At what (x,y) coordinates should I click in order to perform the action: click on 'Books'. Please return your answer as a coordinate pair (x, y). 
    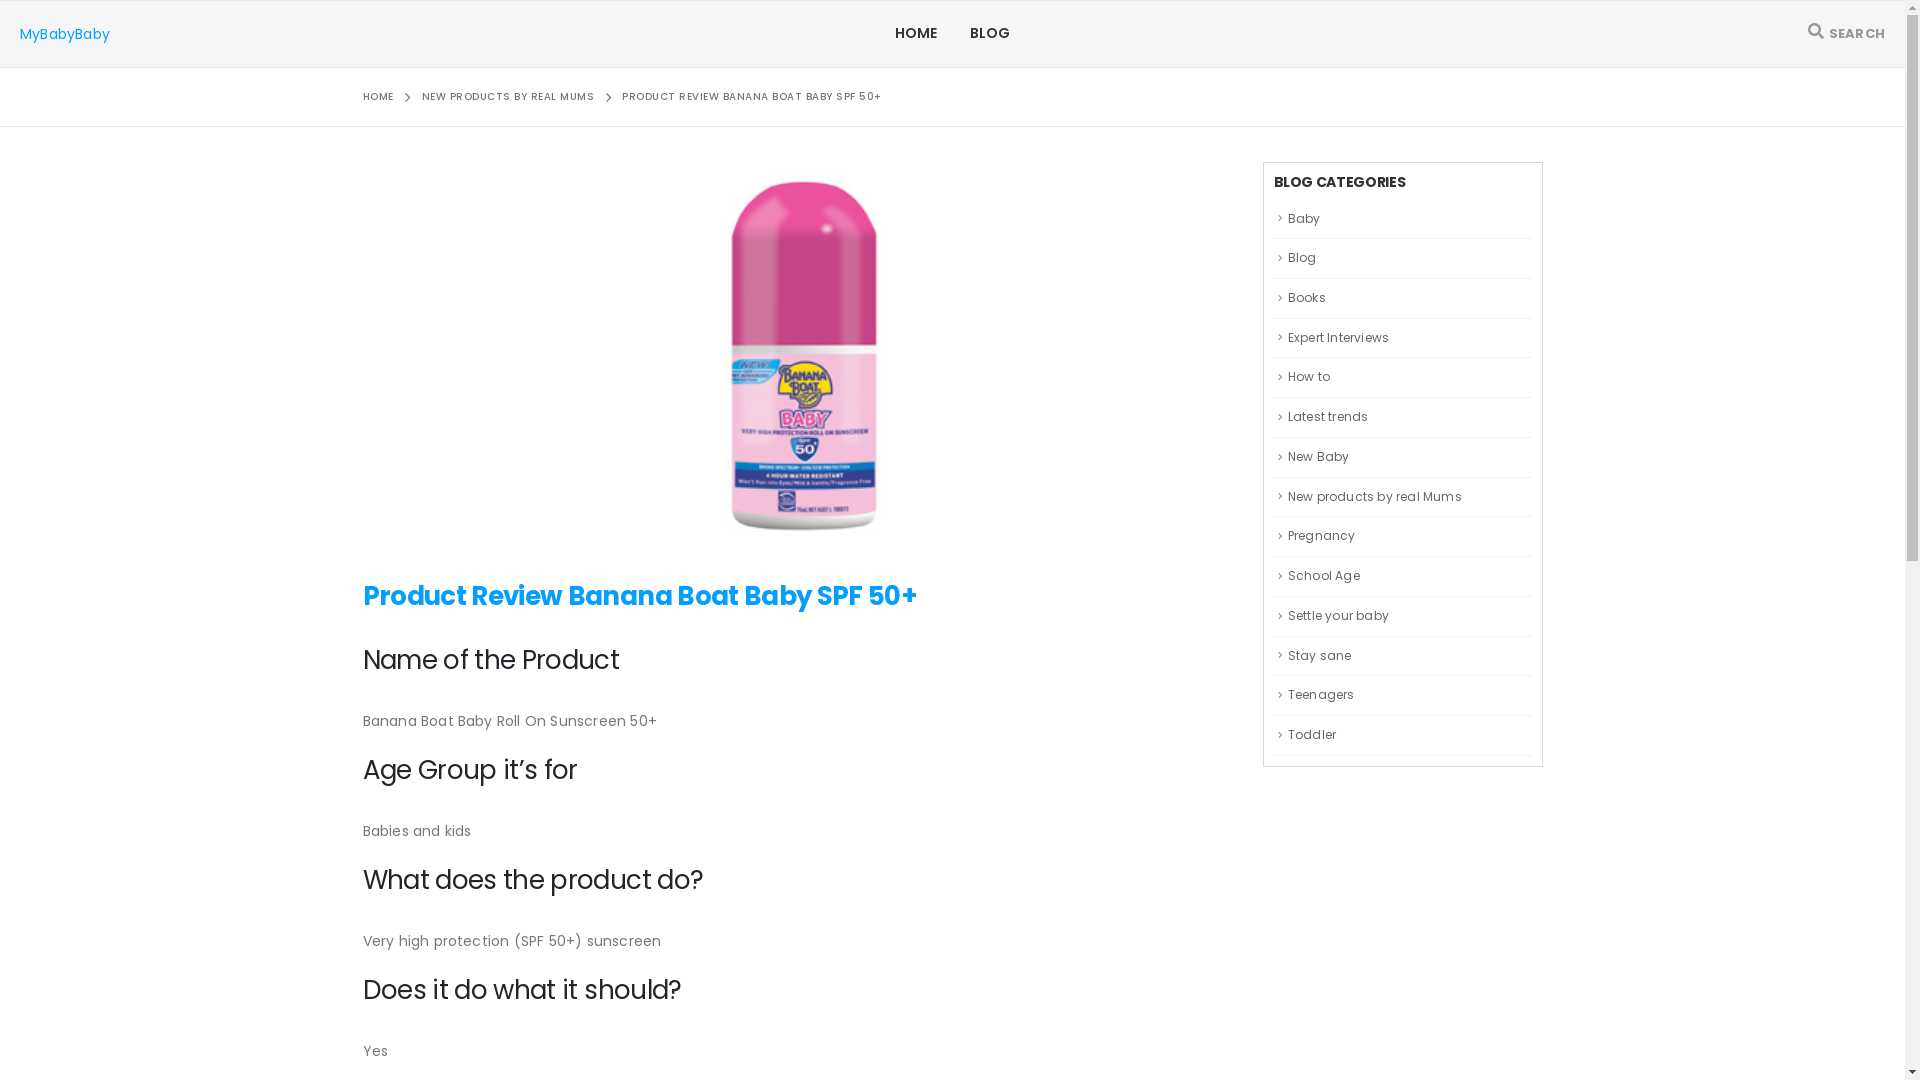
    Looking at the image, I should click on (1287, 297).